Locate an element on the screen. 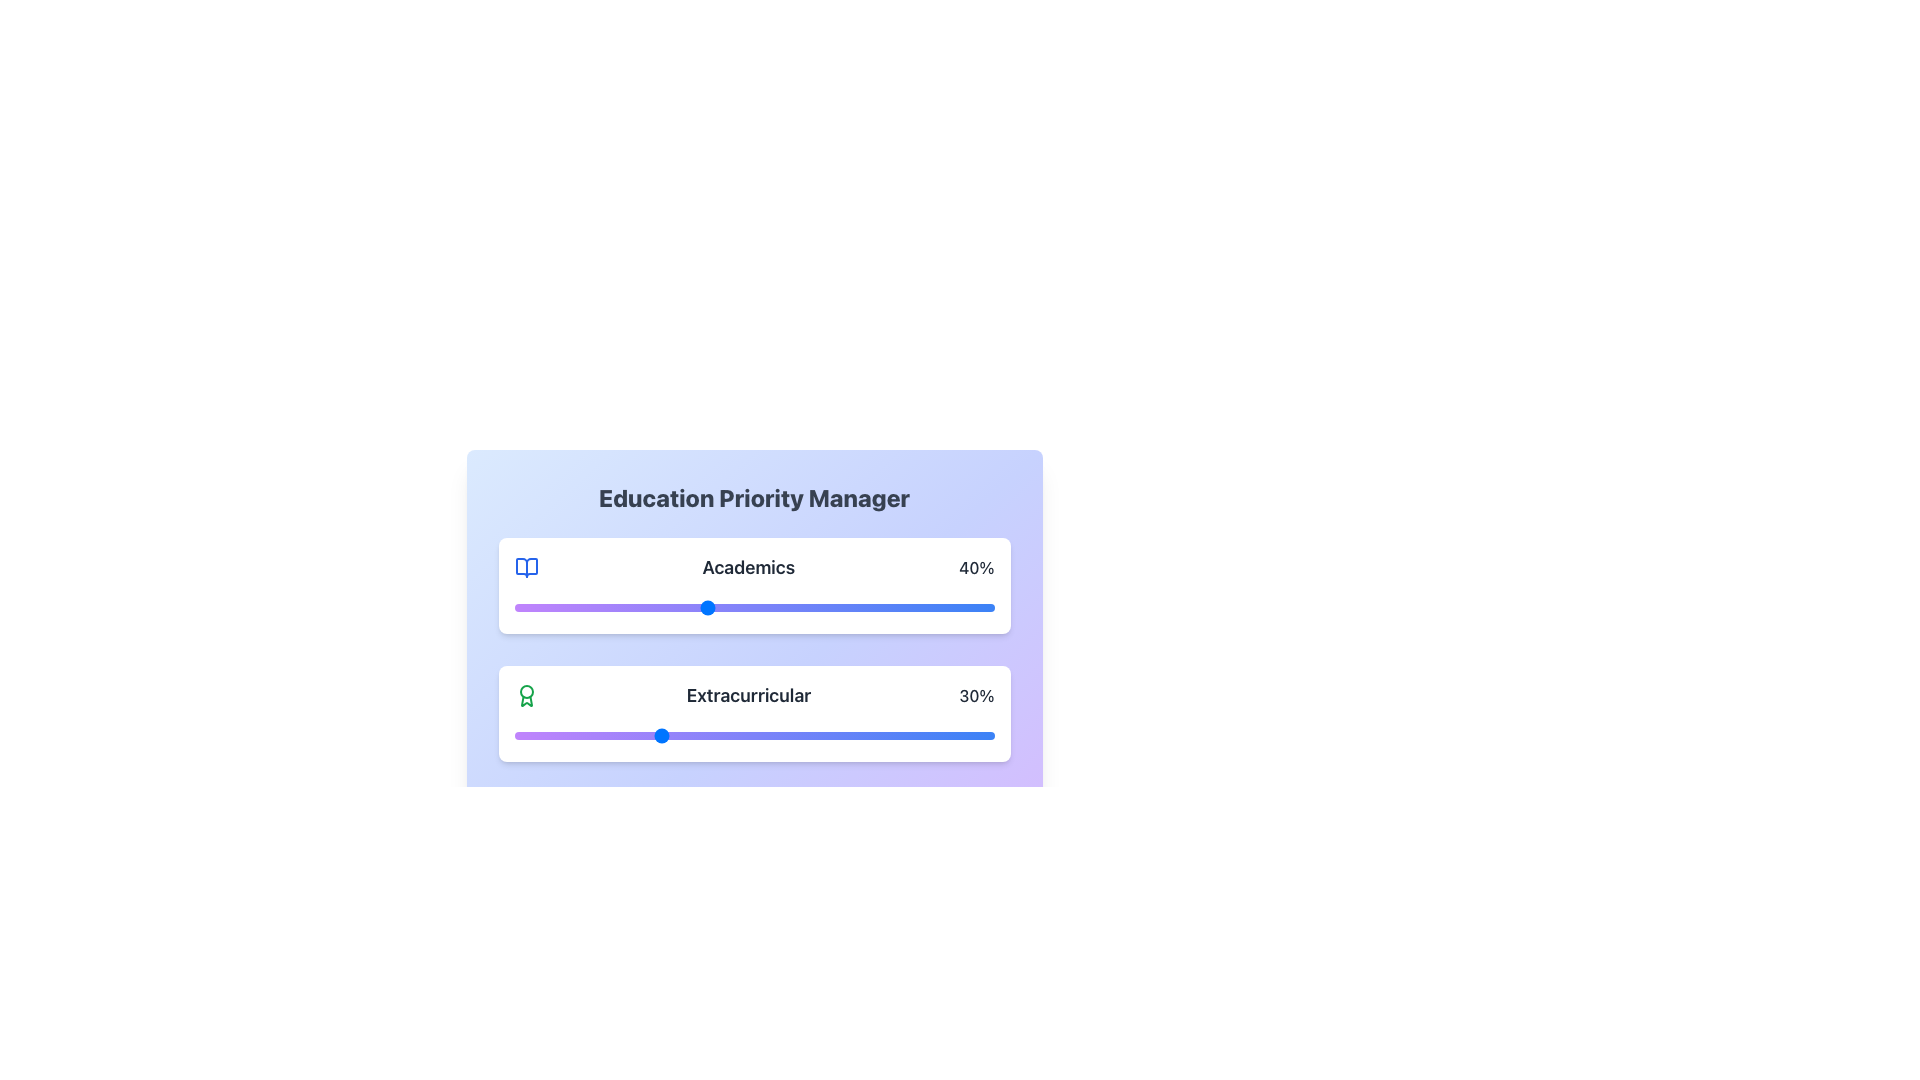  'Extracurricular' value is located at coordinates (916, 736).